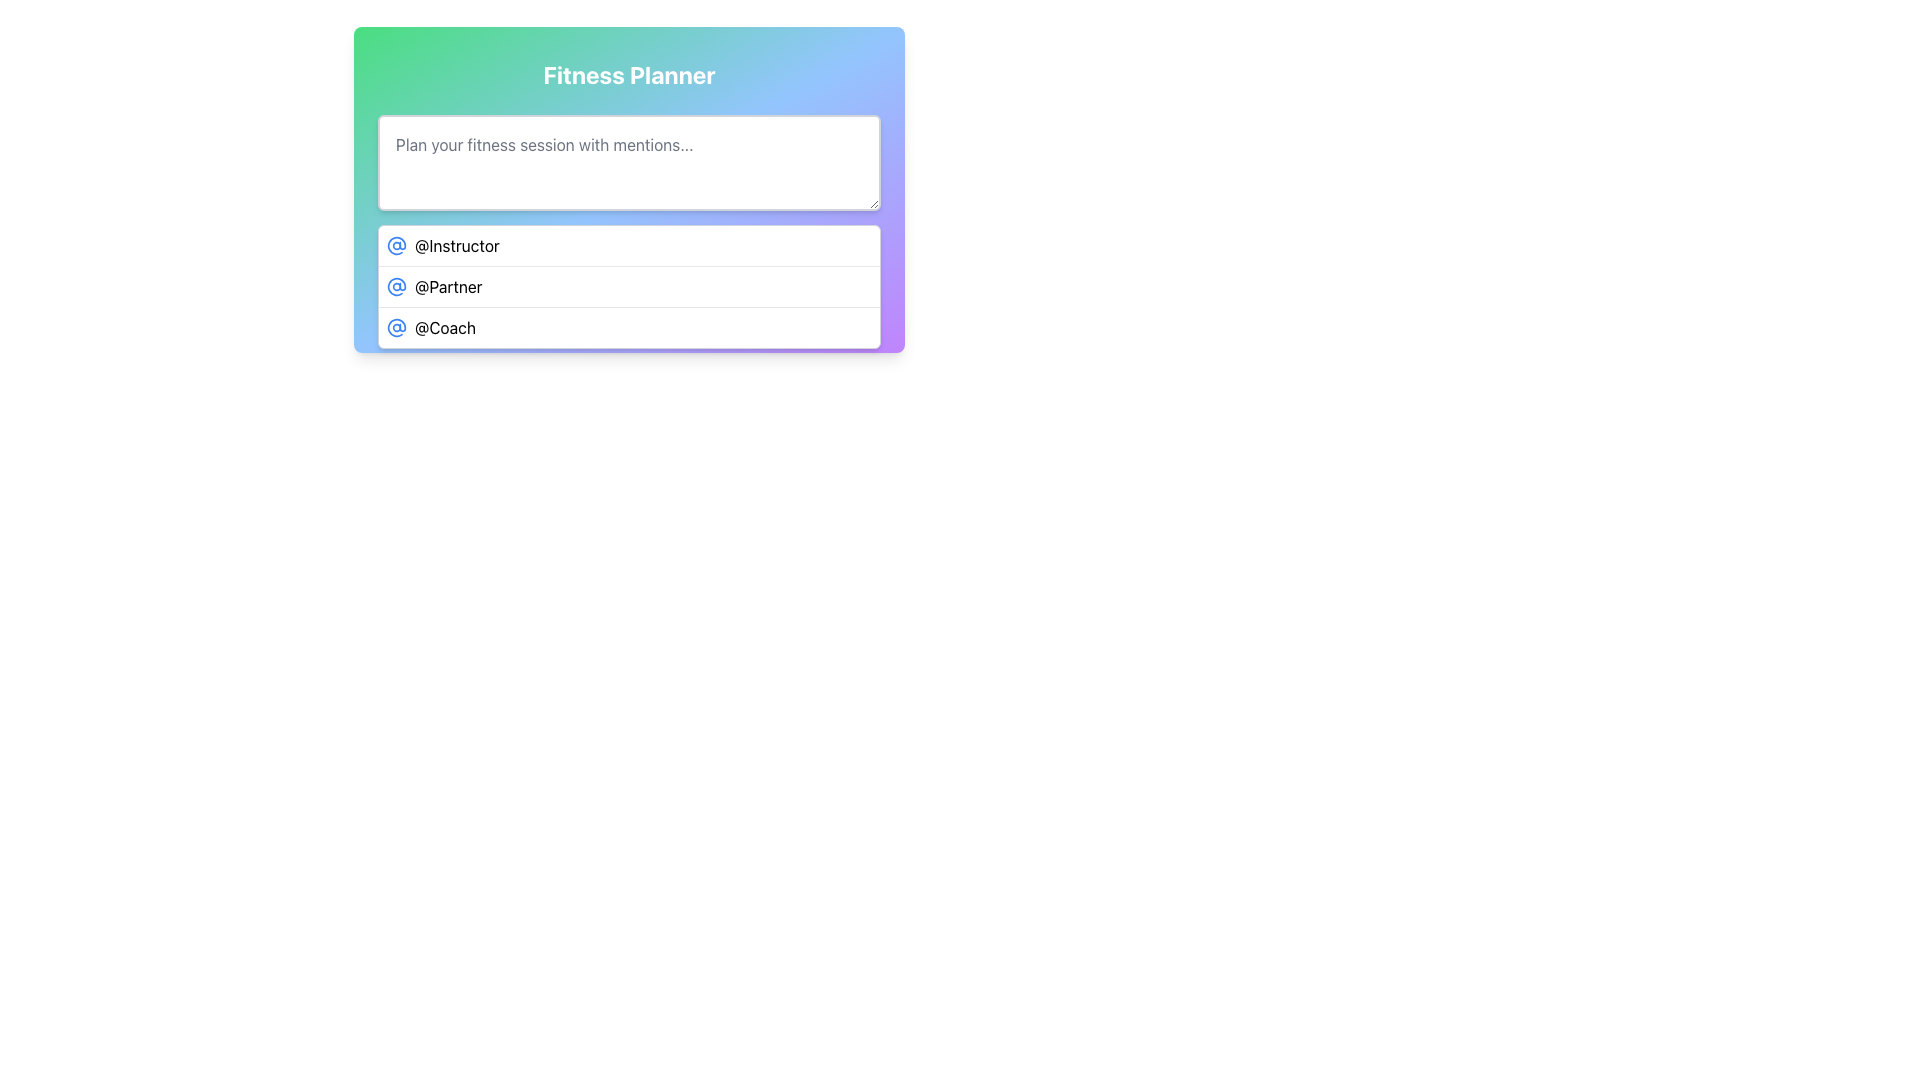  Describe the element at coordinates (397, 245) in the screenshot. I see `the circular blue '@' icon next to the name '@Instructor', which is the first icon in a horizontal list of similar icons` at that location.